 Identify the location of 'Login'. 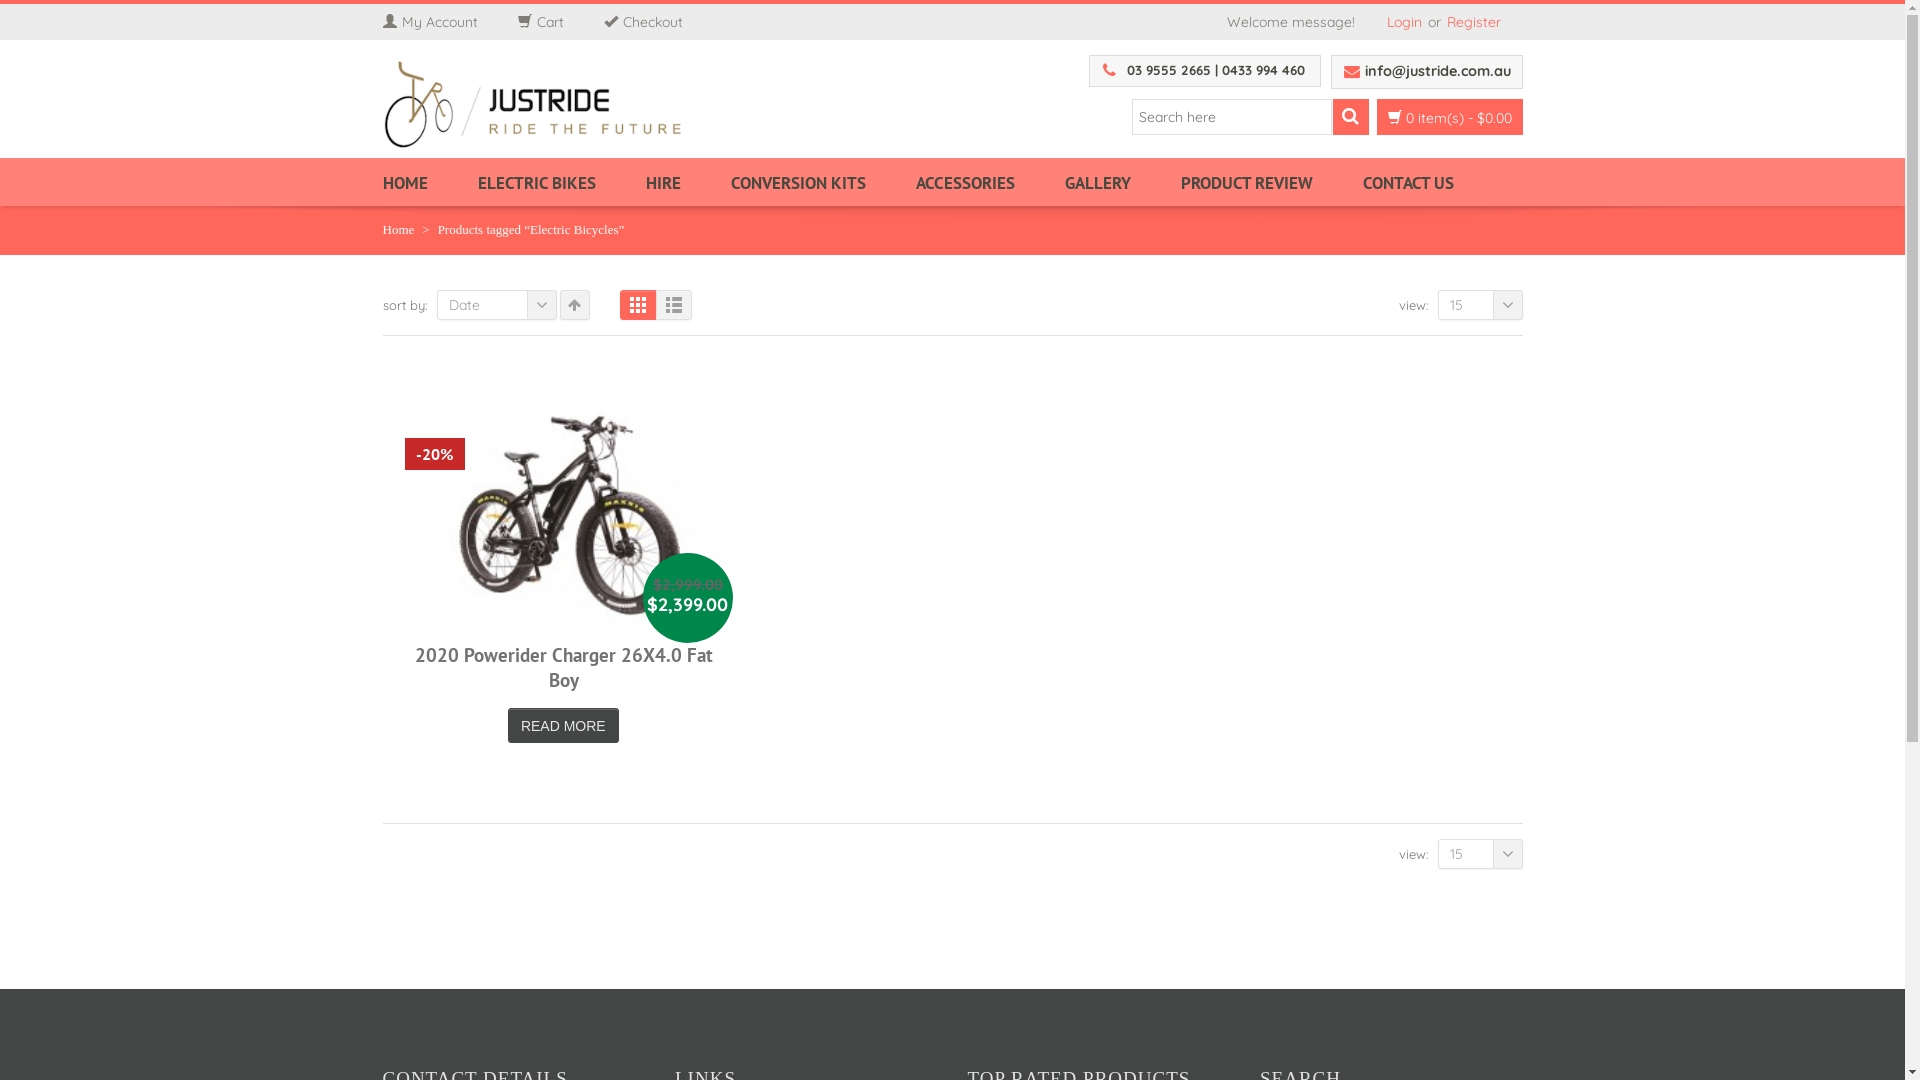
(1402, 22).